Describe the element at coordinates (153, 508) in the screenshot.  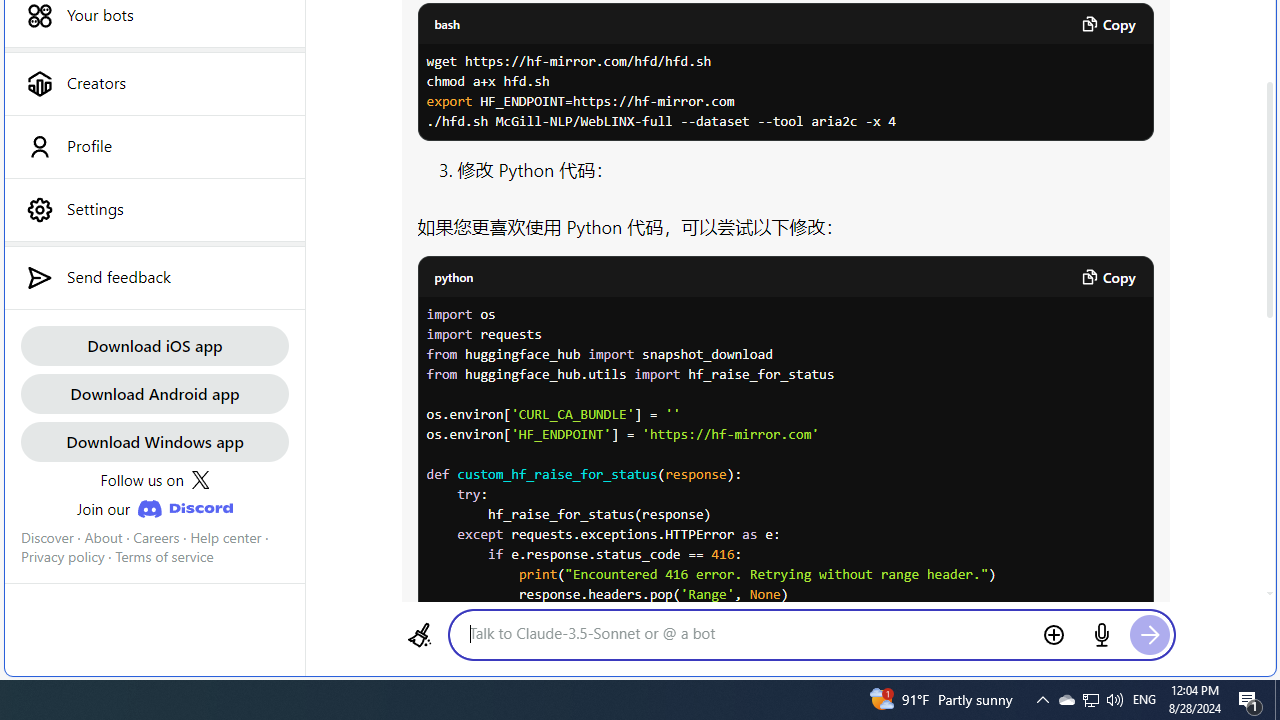
I see `'Join our'` at that location.